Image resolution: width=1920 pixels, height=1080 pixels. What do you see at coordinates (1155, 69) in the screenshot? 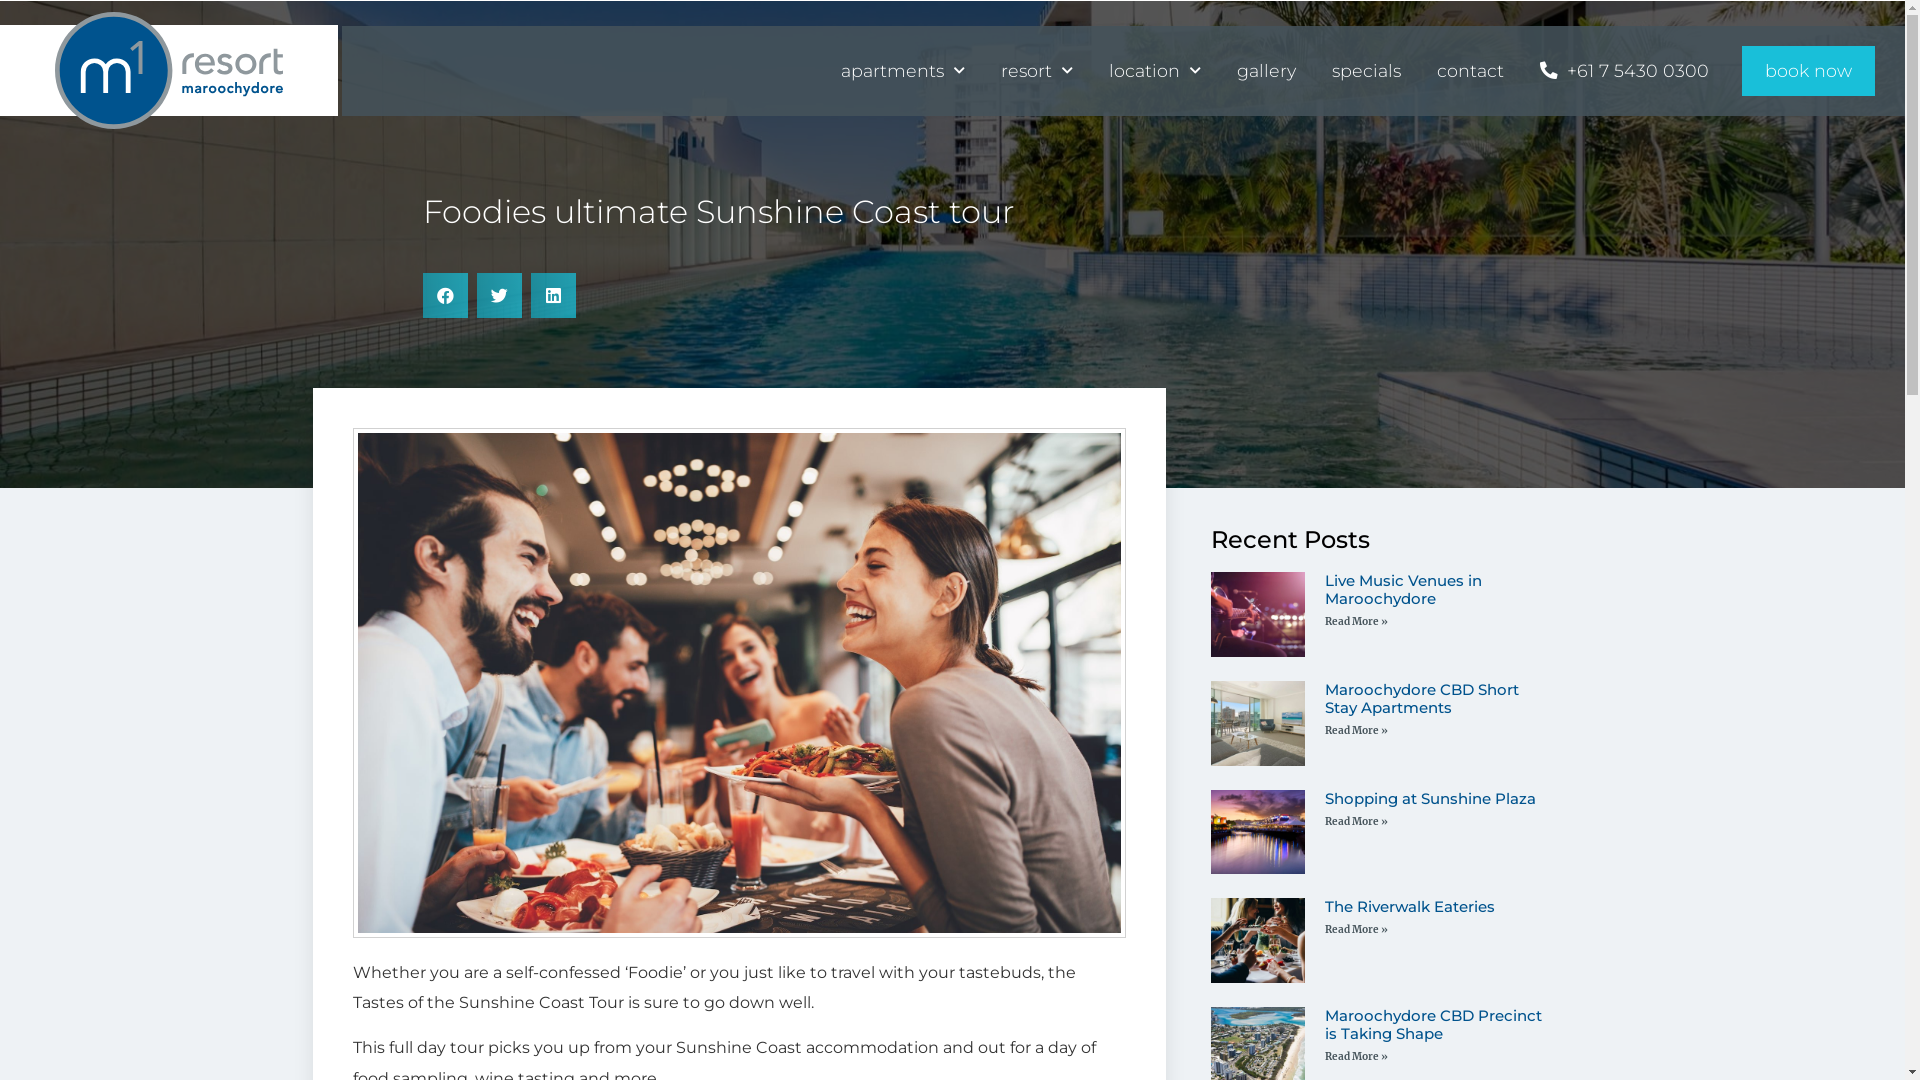
I see `'location'` at bounding box center [1155, 69].